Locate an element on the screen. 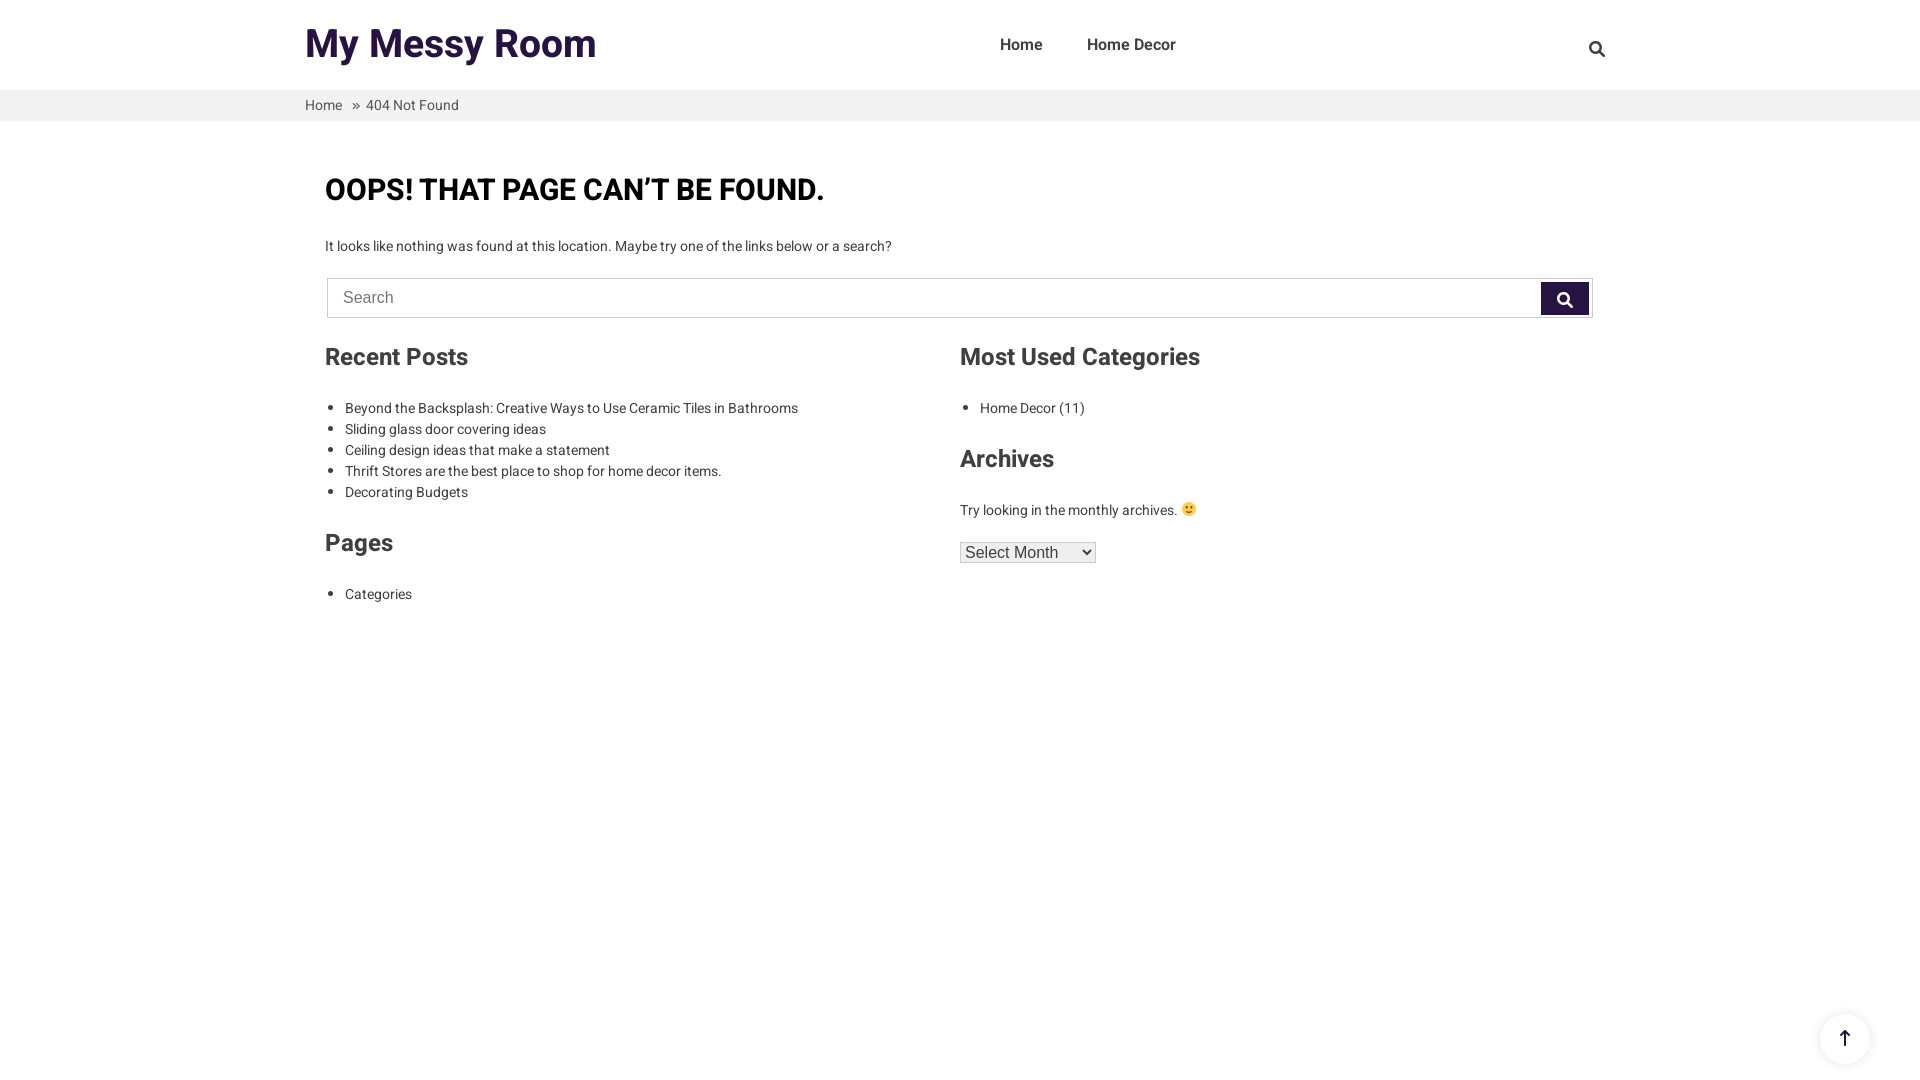  'Home' is located at coordinates (1021, 45).